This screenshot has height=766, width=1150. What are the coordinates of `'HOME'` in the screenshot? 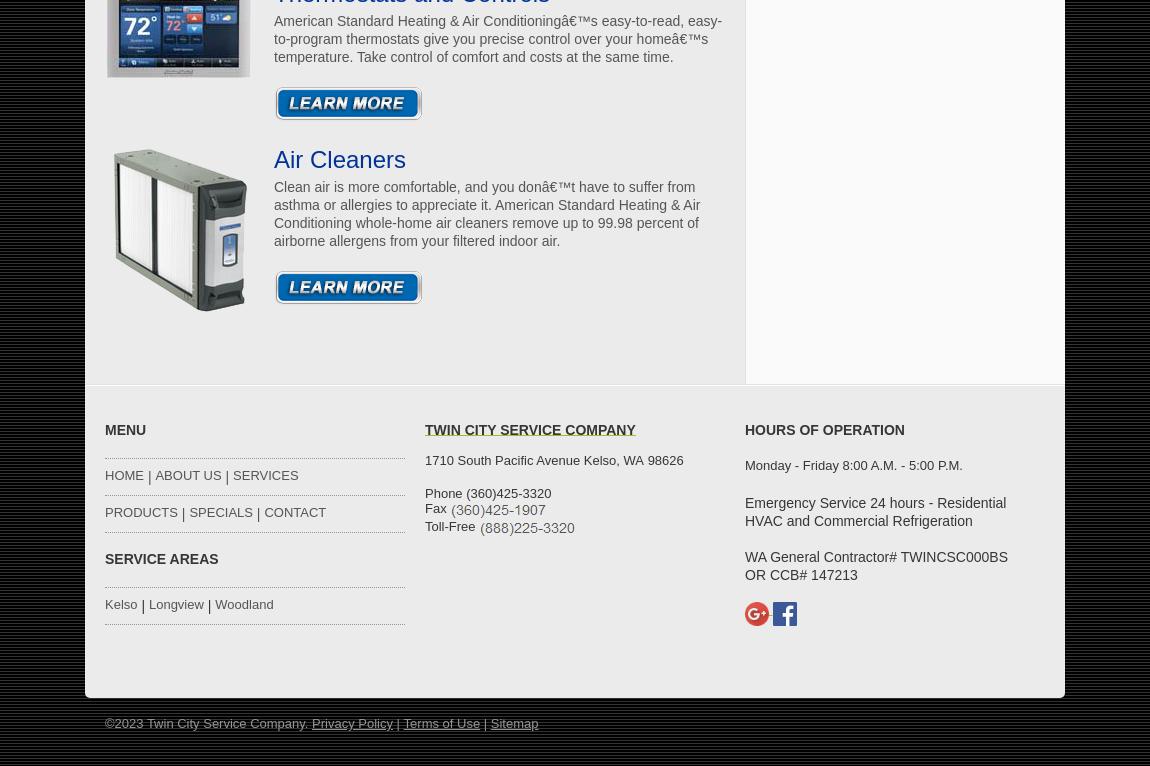 It's located at (103, 474).